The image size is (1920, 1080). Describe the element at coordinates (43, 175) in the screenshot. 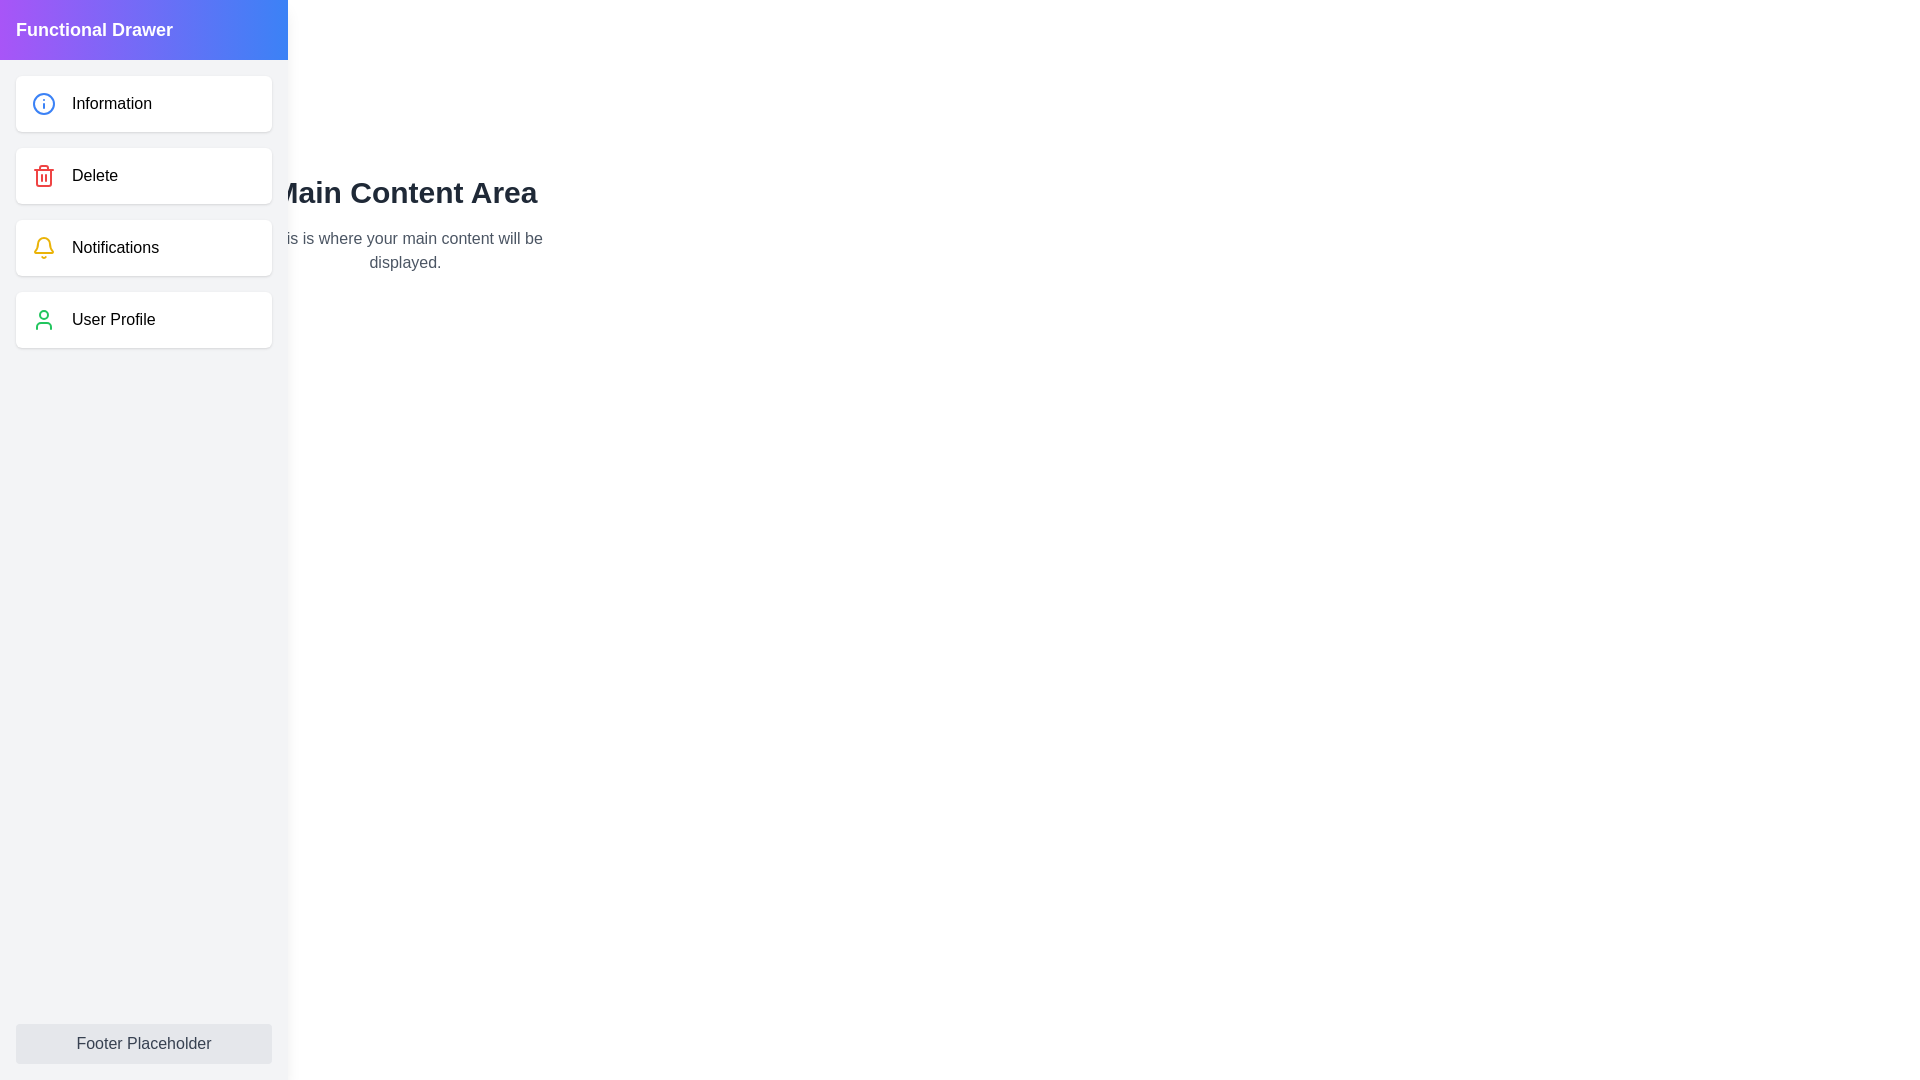

I see `the red trash bin SVG icon located inside the 'Delete' button in the sidebar menu, which is positioned to the left of the 'Delete' text label` at that location.